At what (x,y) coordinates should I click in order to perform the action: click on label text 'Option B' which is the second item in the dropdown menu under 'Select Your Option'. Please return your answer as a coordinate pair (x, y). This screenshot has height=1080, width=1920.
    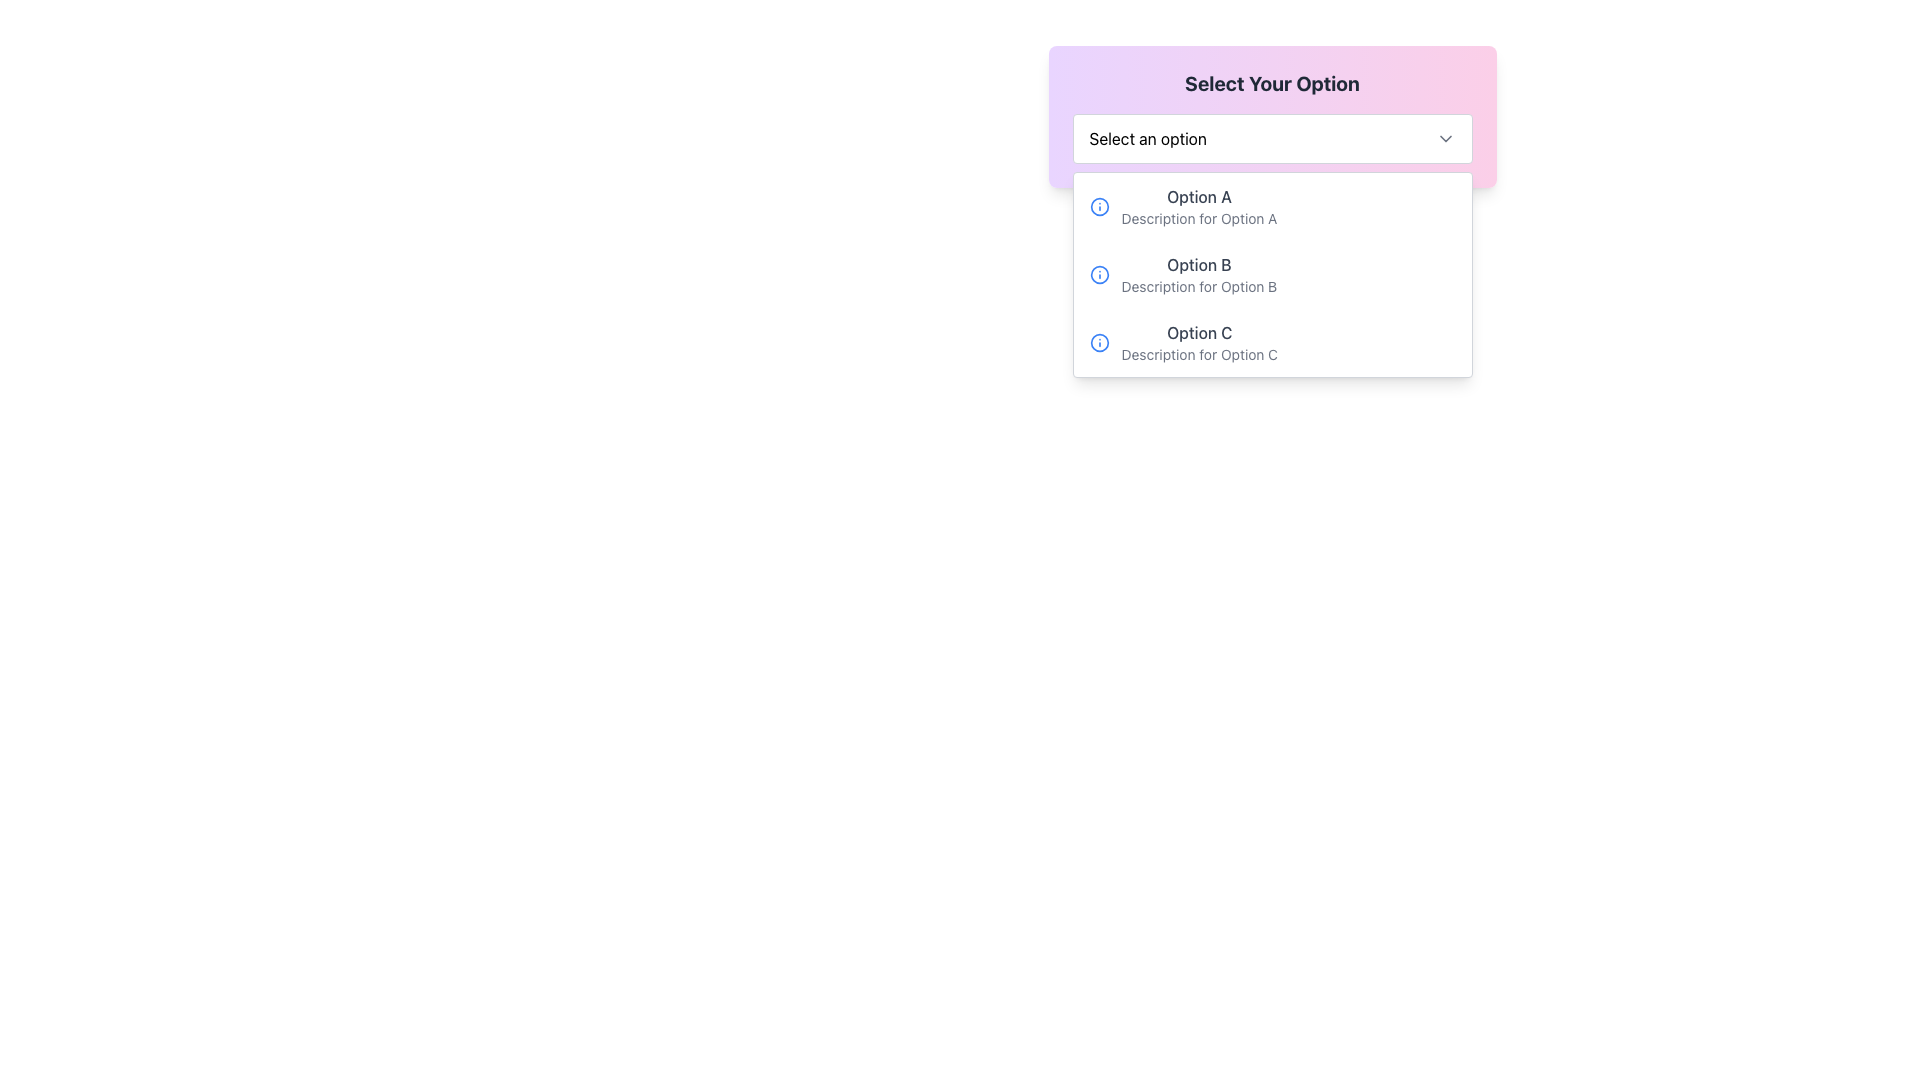
    Looking at the image, I should click on (1199, 264).